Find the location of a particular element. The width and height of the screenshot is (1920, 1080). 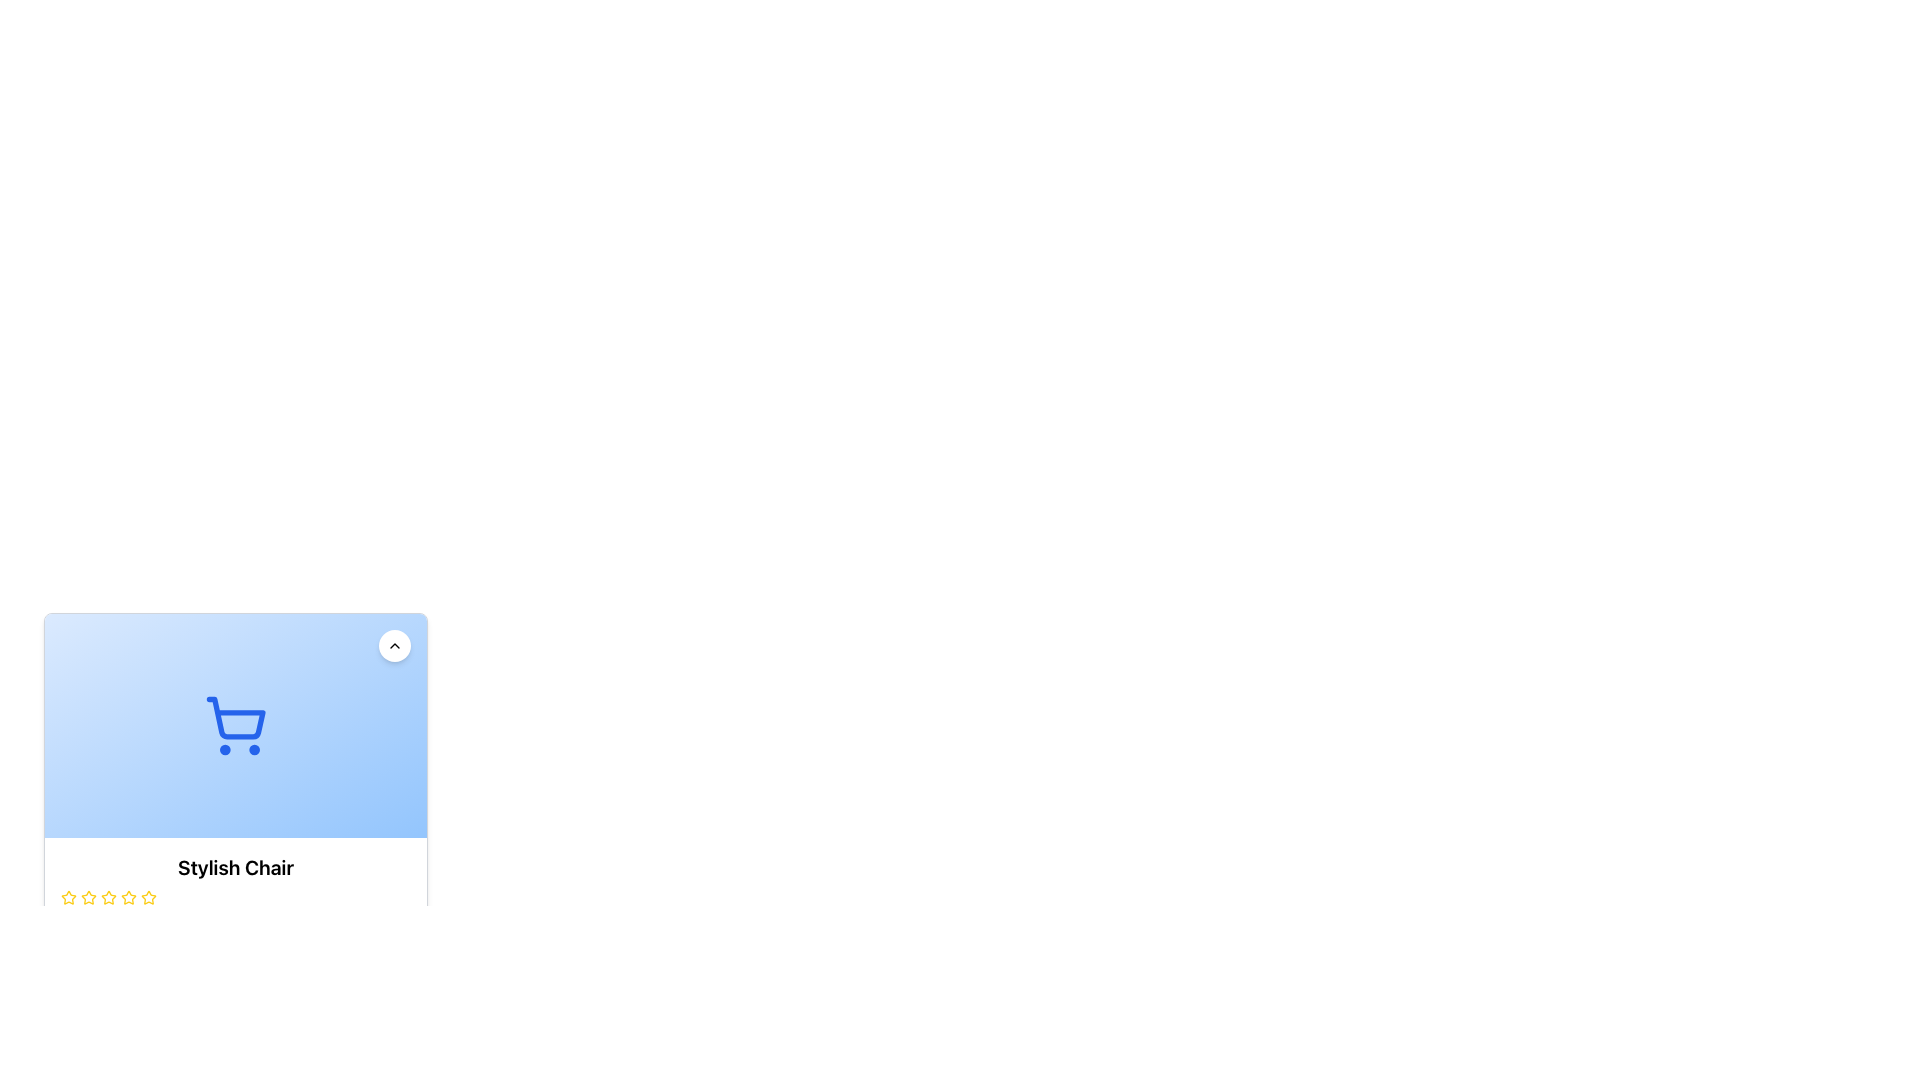

the second star icon located centrally under the product title 'Stylish Chair' to provide a rating is located at coordinates (88, 897).